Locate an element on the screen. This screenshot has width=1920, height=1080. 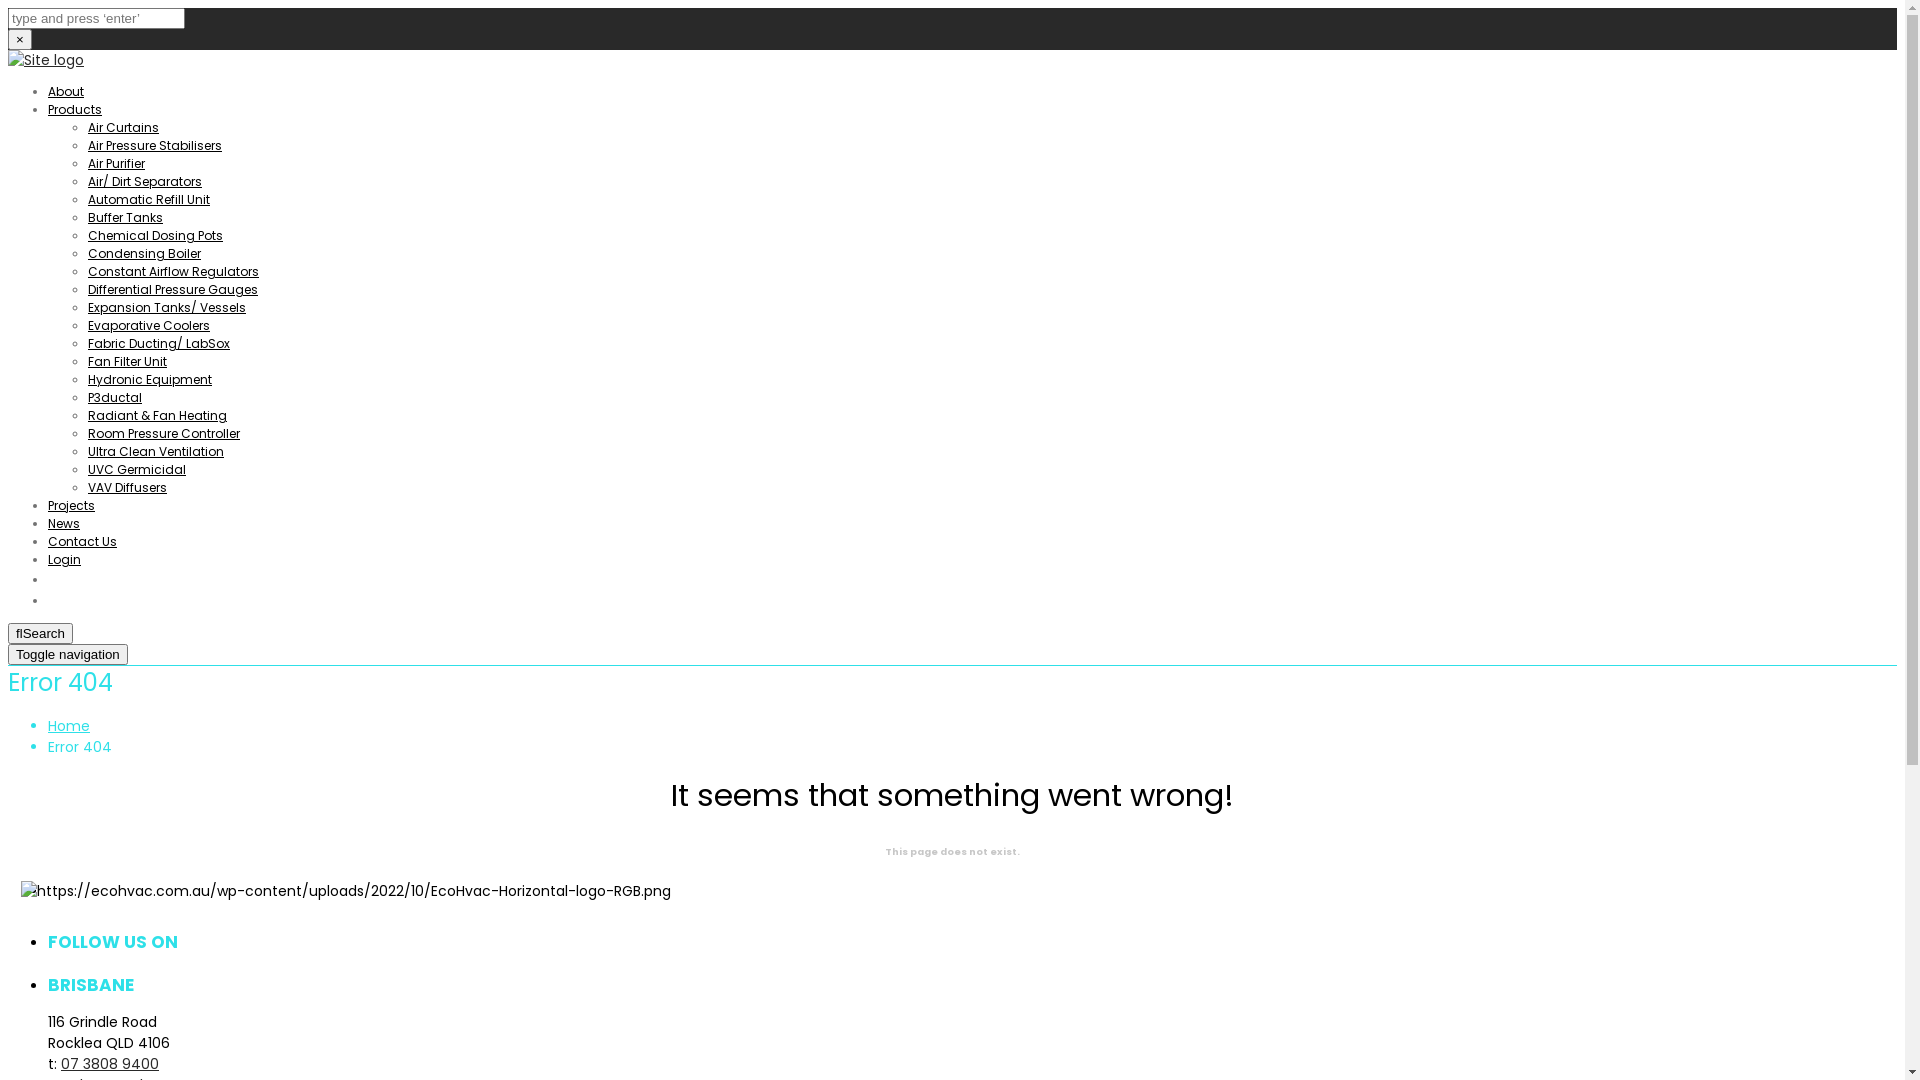
'Toggle navigation' is located at coordinates (67, 654).